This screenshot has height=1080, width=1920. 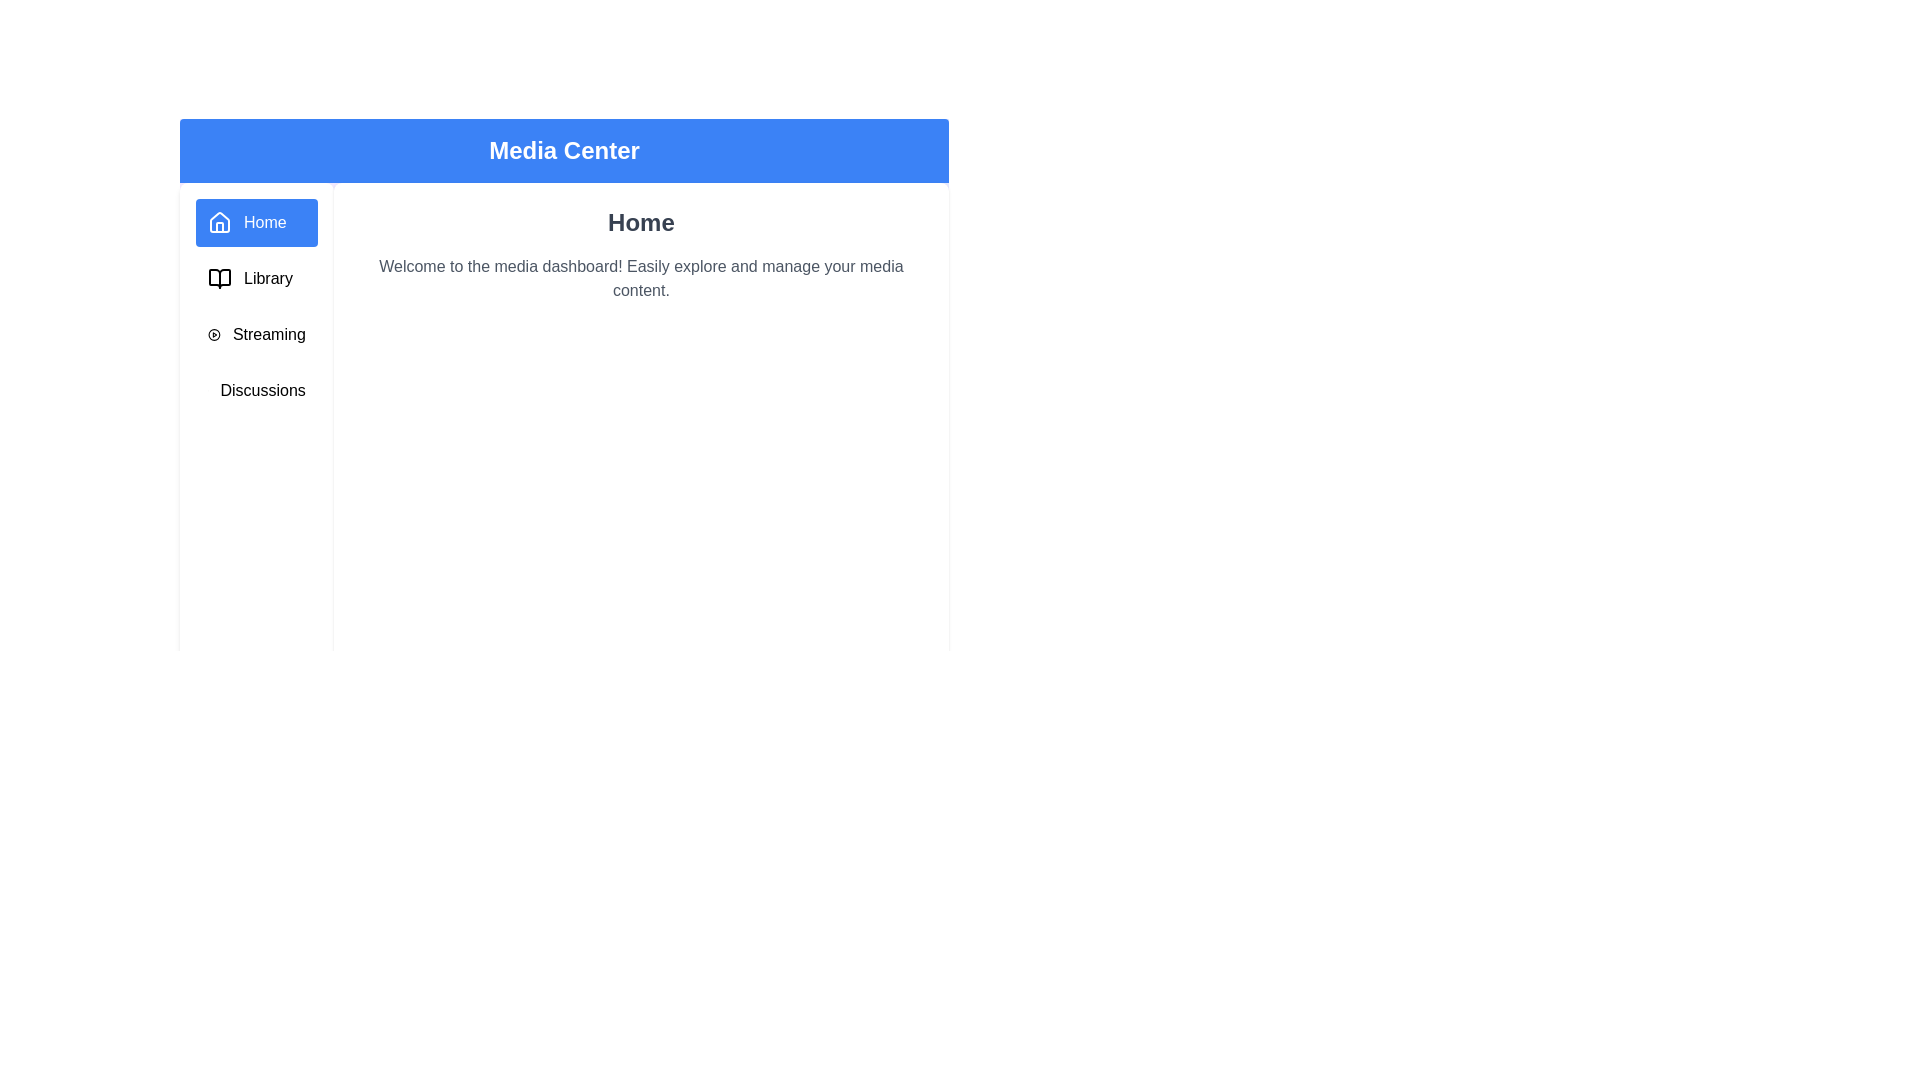 What do you see at coordinates (254, 278) in the screenshot?
I see `the Library tab by clicking on its corresponding sidebar entry` at bounding box center [254, 278].